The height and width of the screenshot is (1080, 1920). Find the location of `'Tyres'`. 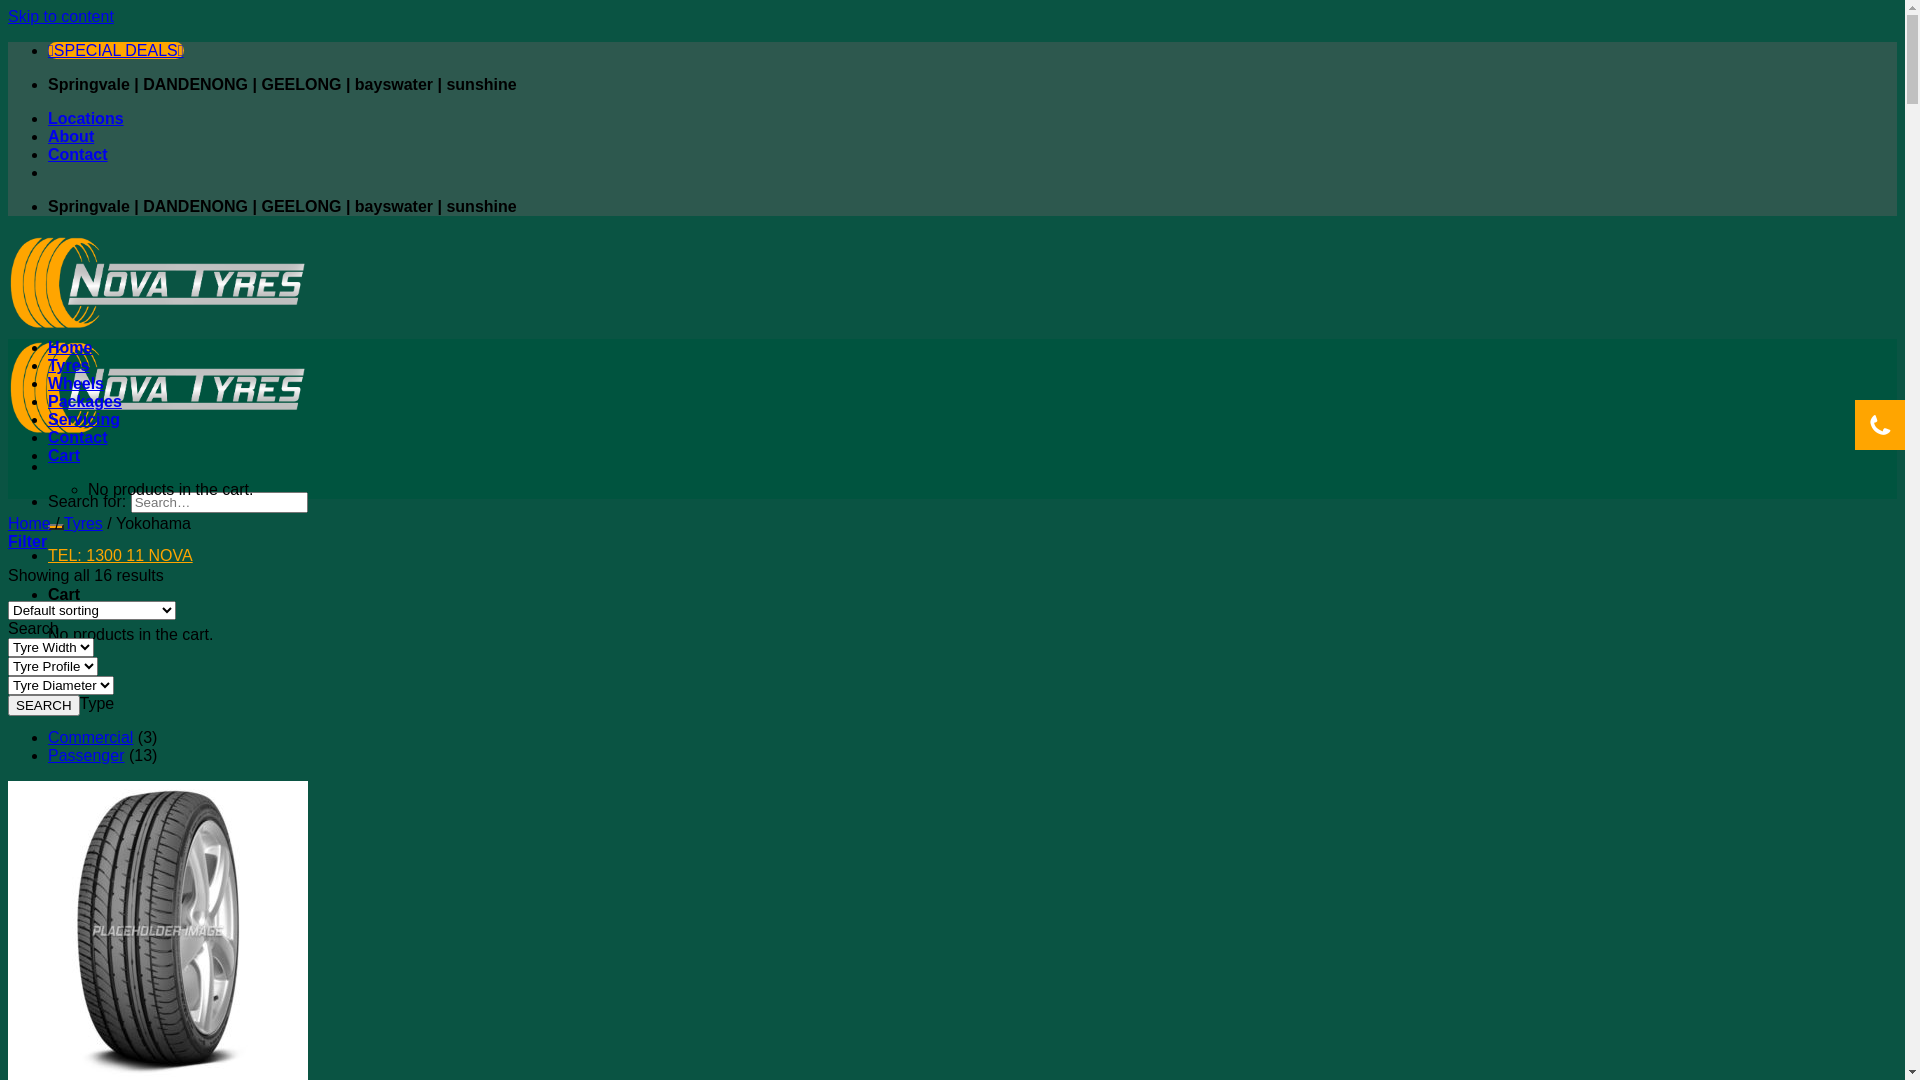

'Tyres' is located at coordinates (82, 522).